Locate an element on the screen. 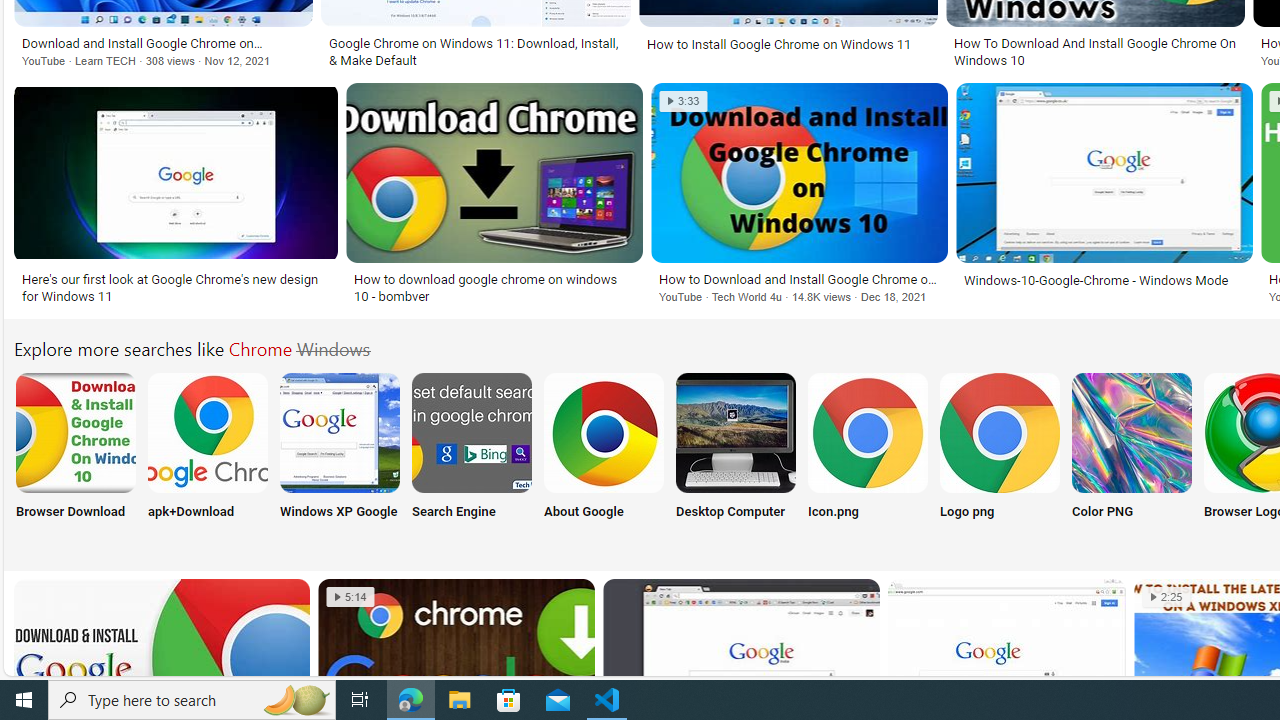  'How to download google chrome on windows 10 - bombverSave' is located at coordinates (498, 196).